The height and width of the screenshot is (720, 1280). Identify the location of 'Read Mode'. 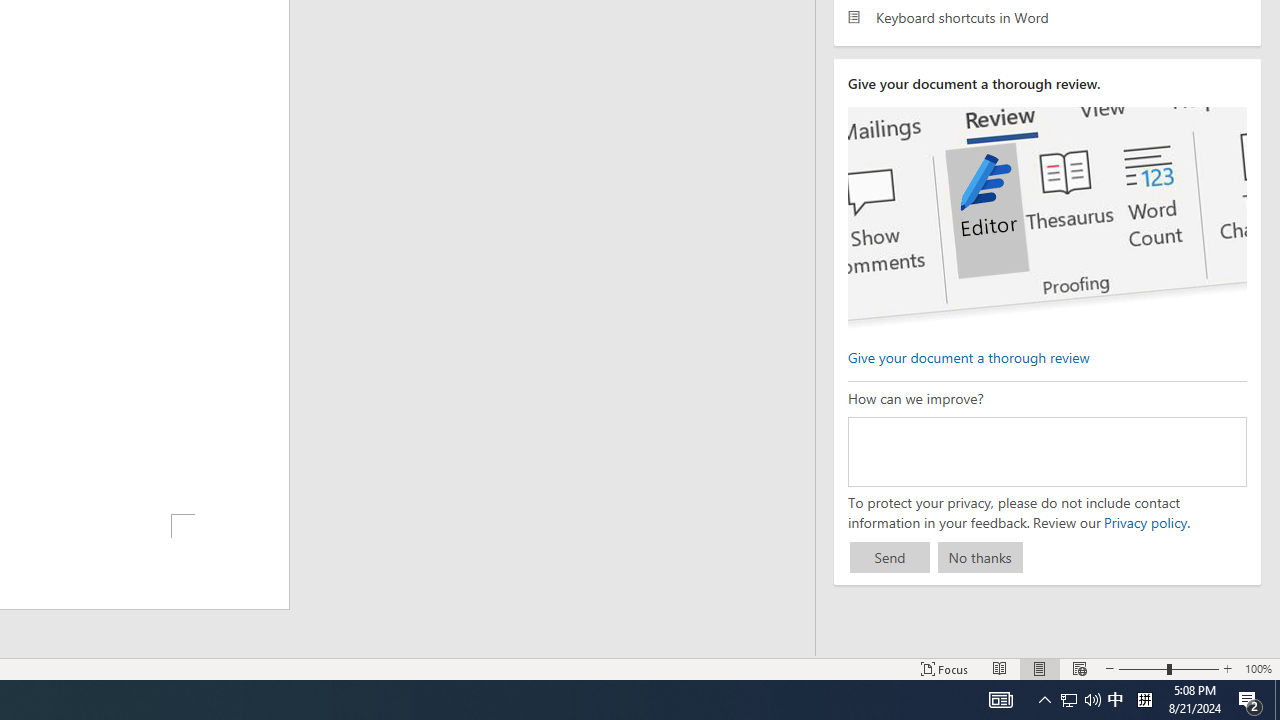
(1000, 669).